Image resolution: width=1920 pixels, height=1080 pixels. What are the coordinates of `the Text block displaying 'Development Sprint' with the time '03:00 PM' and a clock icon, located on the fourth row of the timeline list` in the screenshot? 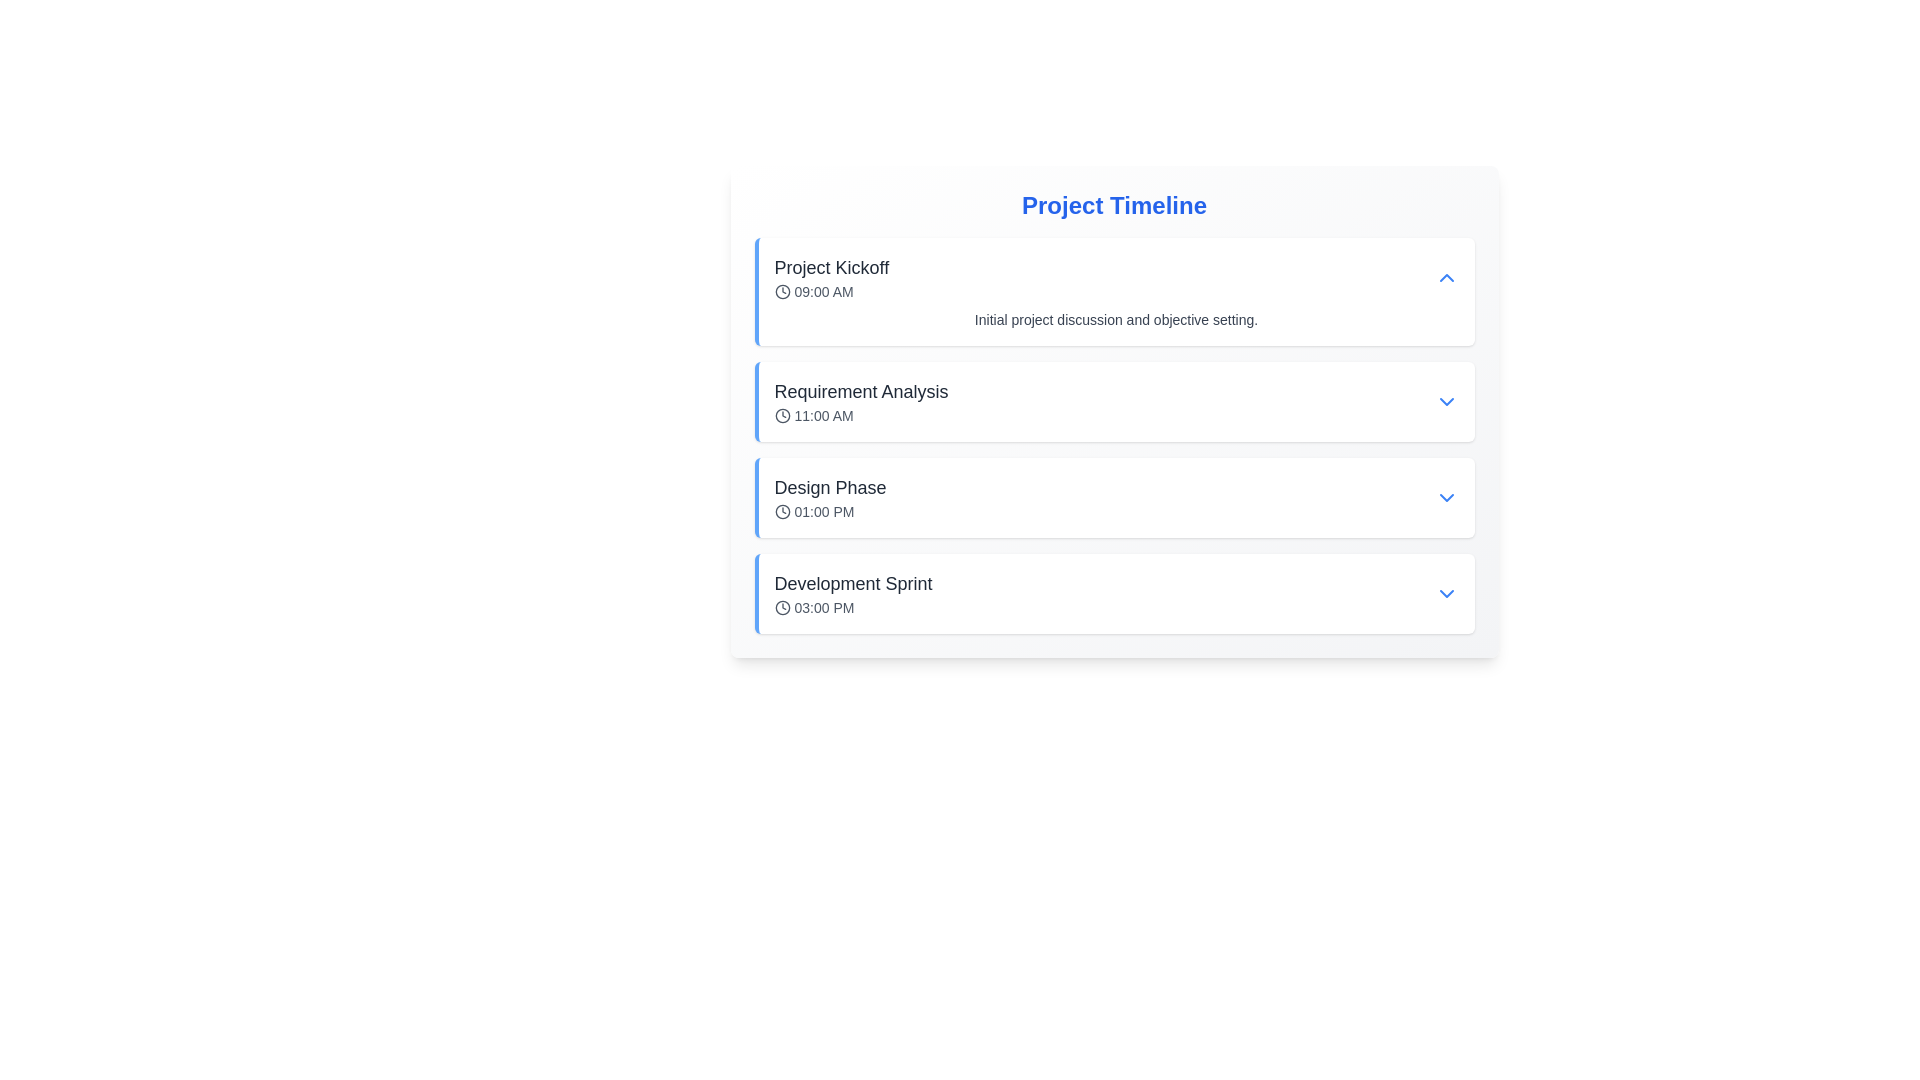 It's located at (853, 593).